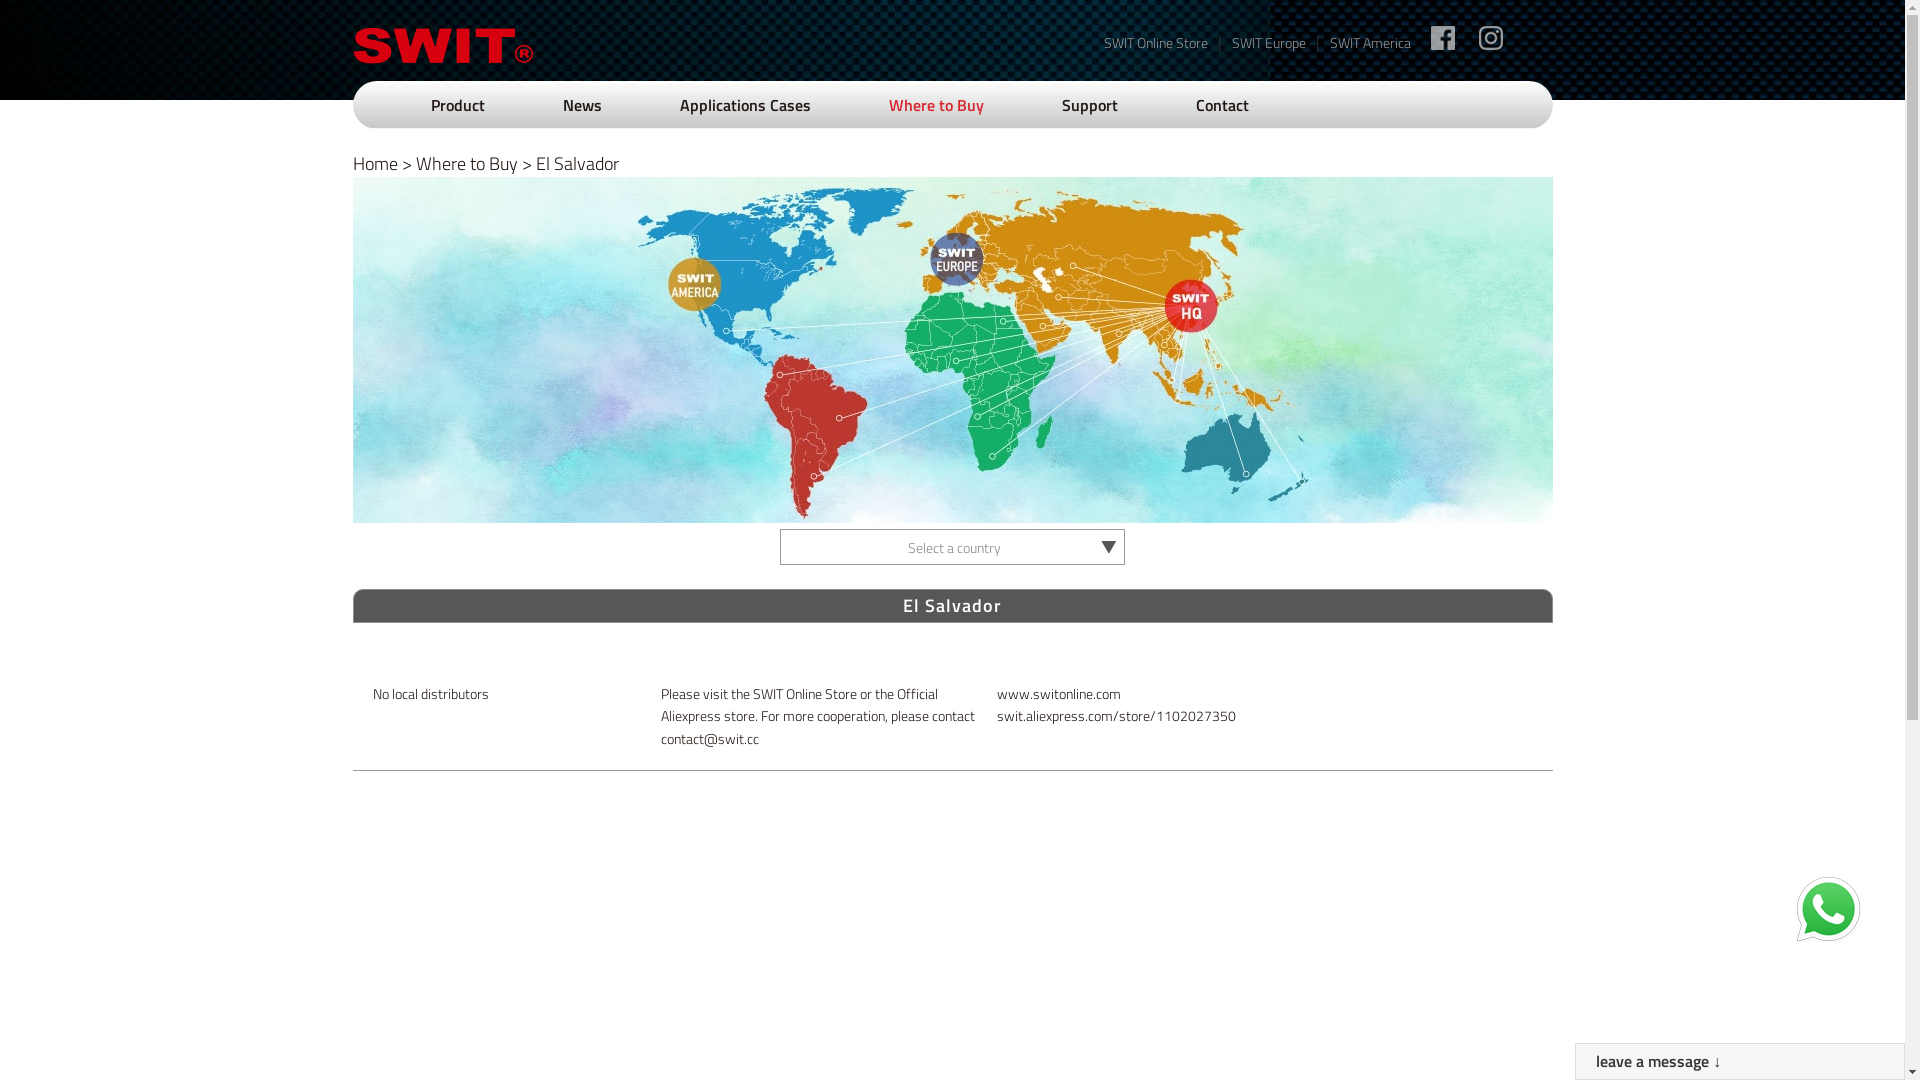 This screenshot has width=1920, height=1080. I want to click on 'SWIT Online Store', so click(1103, 42).